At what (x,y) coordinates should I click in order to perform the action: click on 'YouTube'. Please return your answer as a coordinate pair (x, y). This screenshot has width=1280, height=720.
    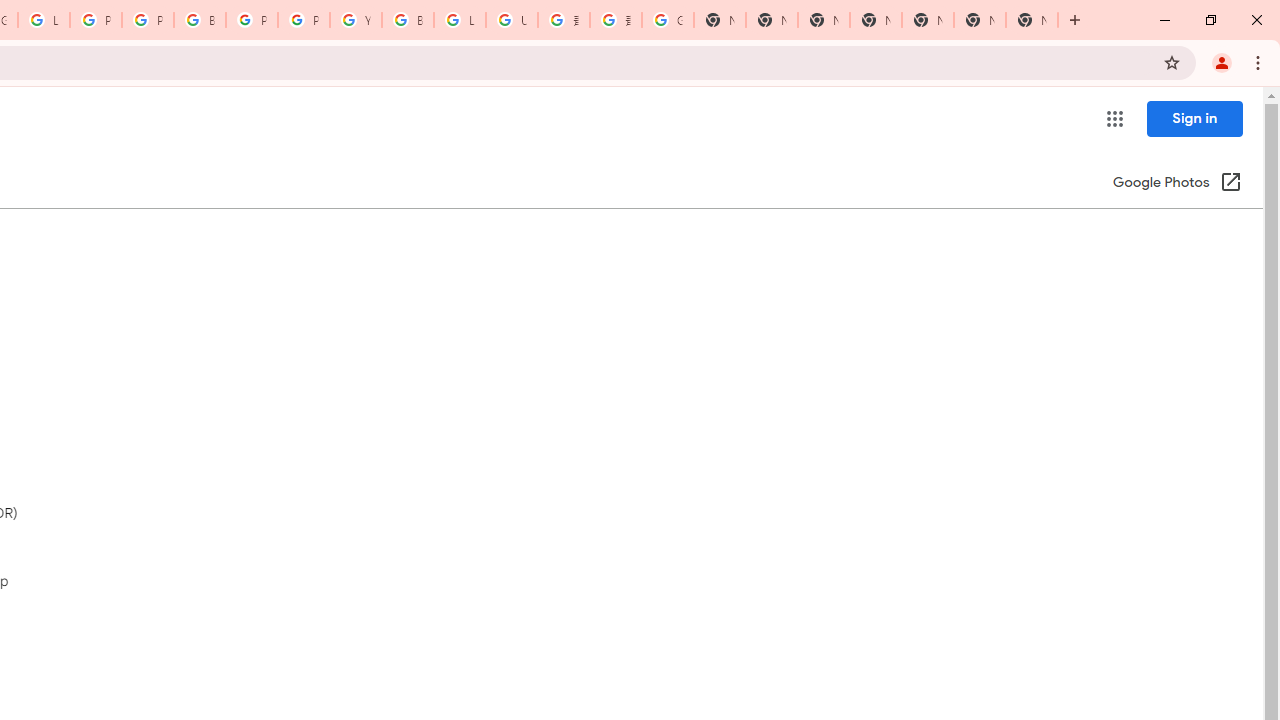
    Looking at the image, I should click on (355, 20).